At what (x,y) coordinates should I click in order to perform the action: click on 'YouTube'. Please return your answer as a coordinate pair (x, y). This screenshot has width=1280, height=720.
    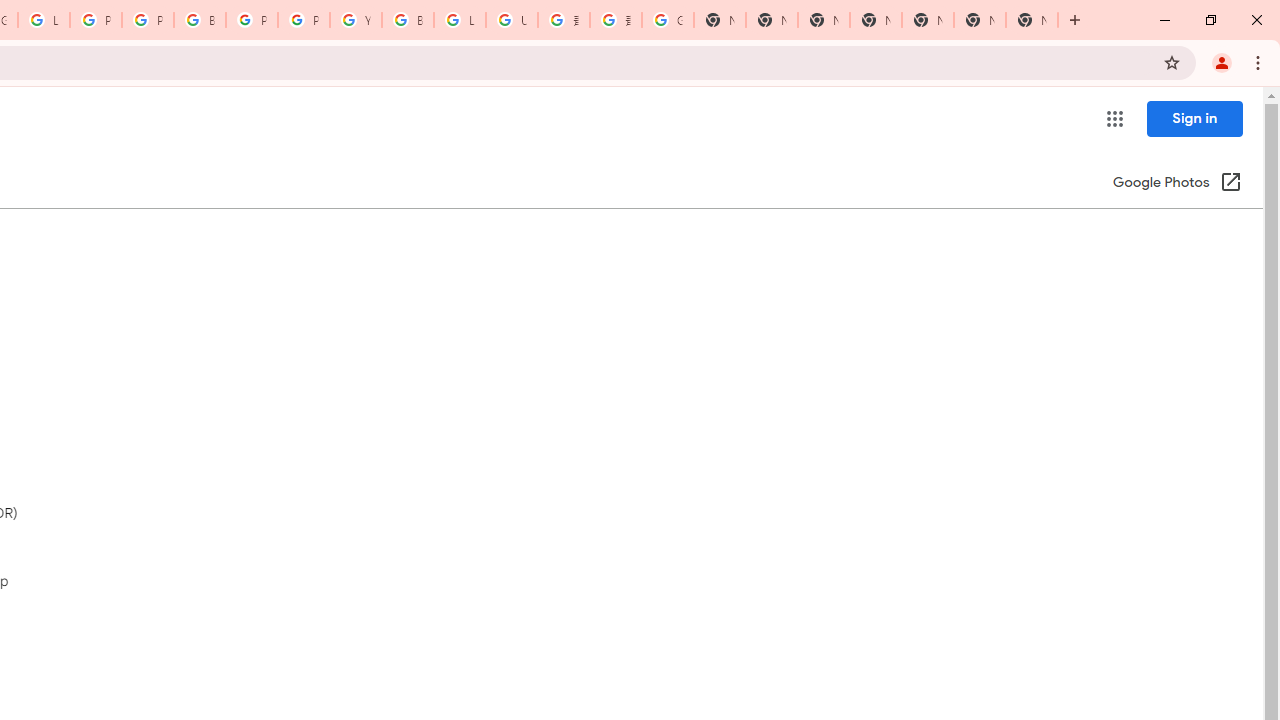
    Looking at the image, I should click on (355, 20).